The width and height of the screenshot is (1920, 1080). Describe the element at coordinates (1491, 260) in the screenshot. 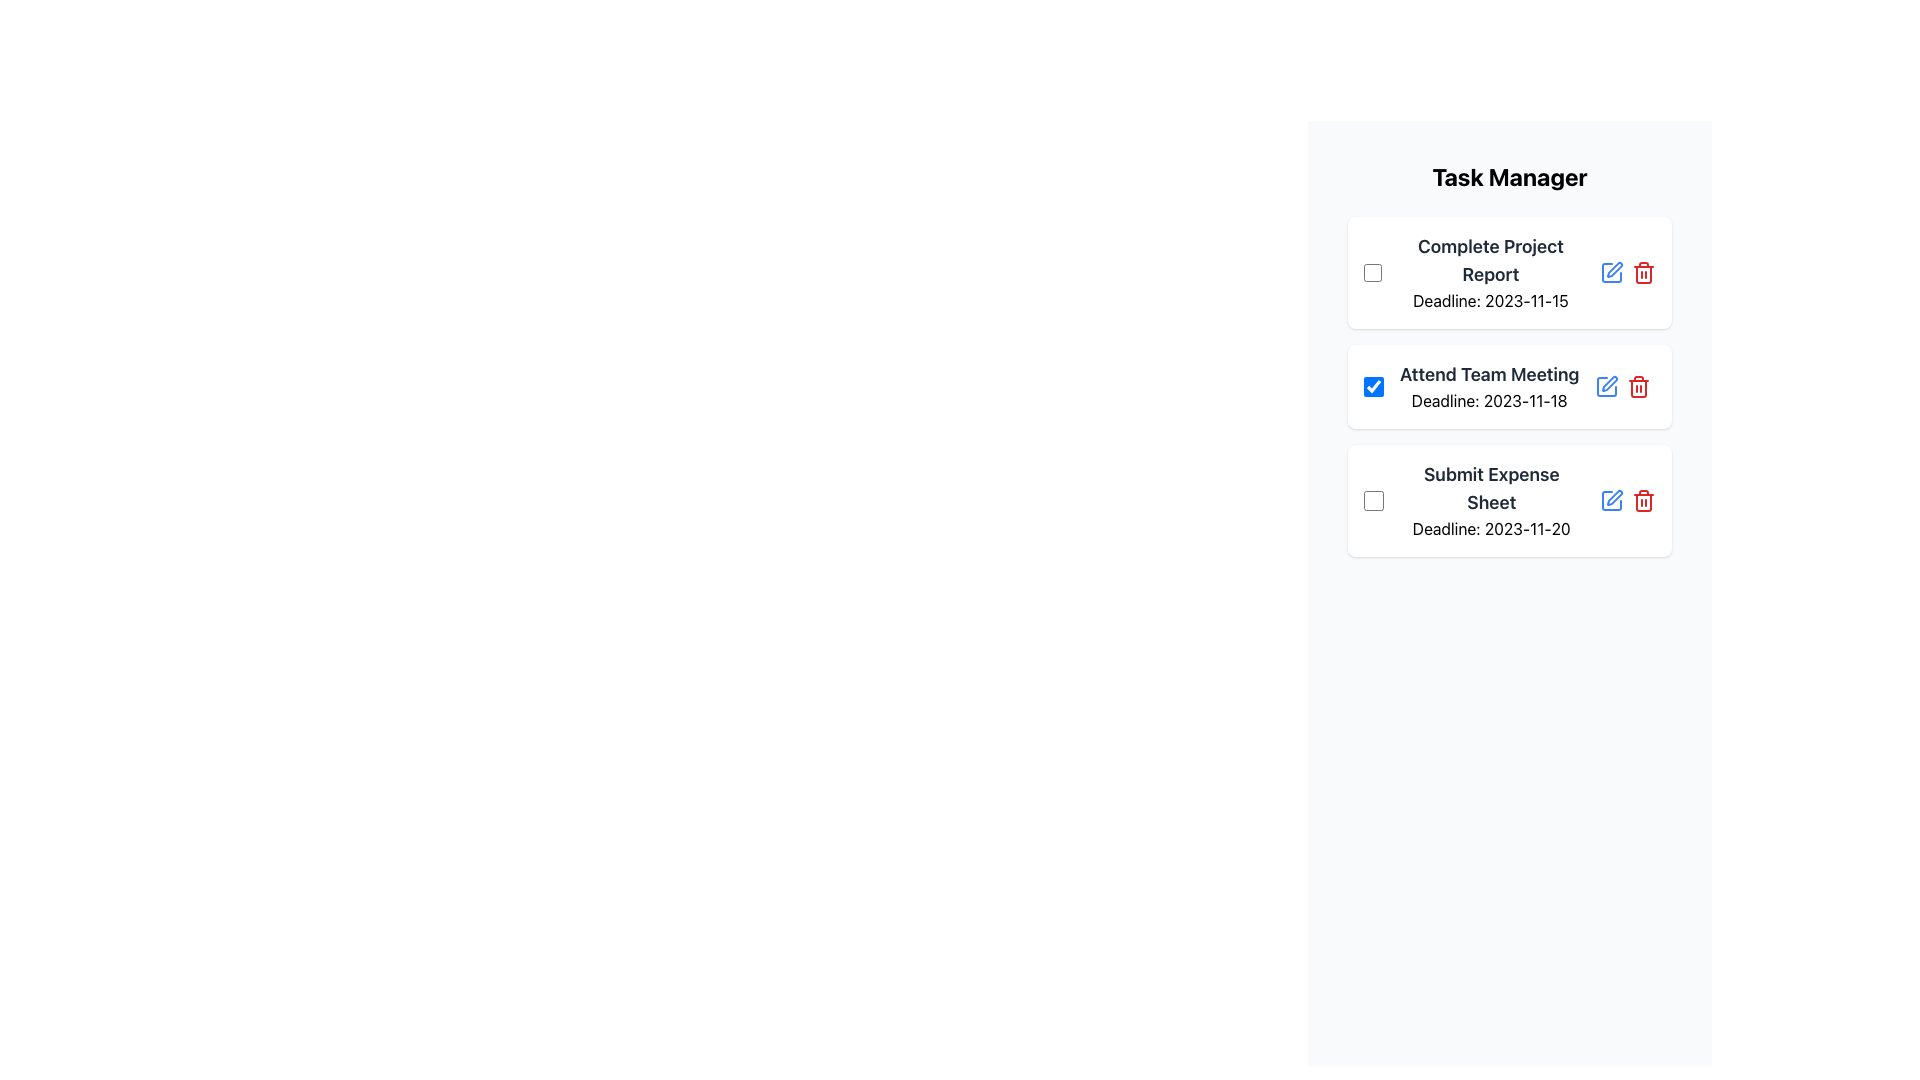

I see `the text label at the top of the 'Task Manager' panel, which serves as the title for a task` at that location.